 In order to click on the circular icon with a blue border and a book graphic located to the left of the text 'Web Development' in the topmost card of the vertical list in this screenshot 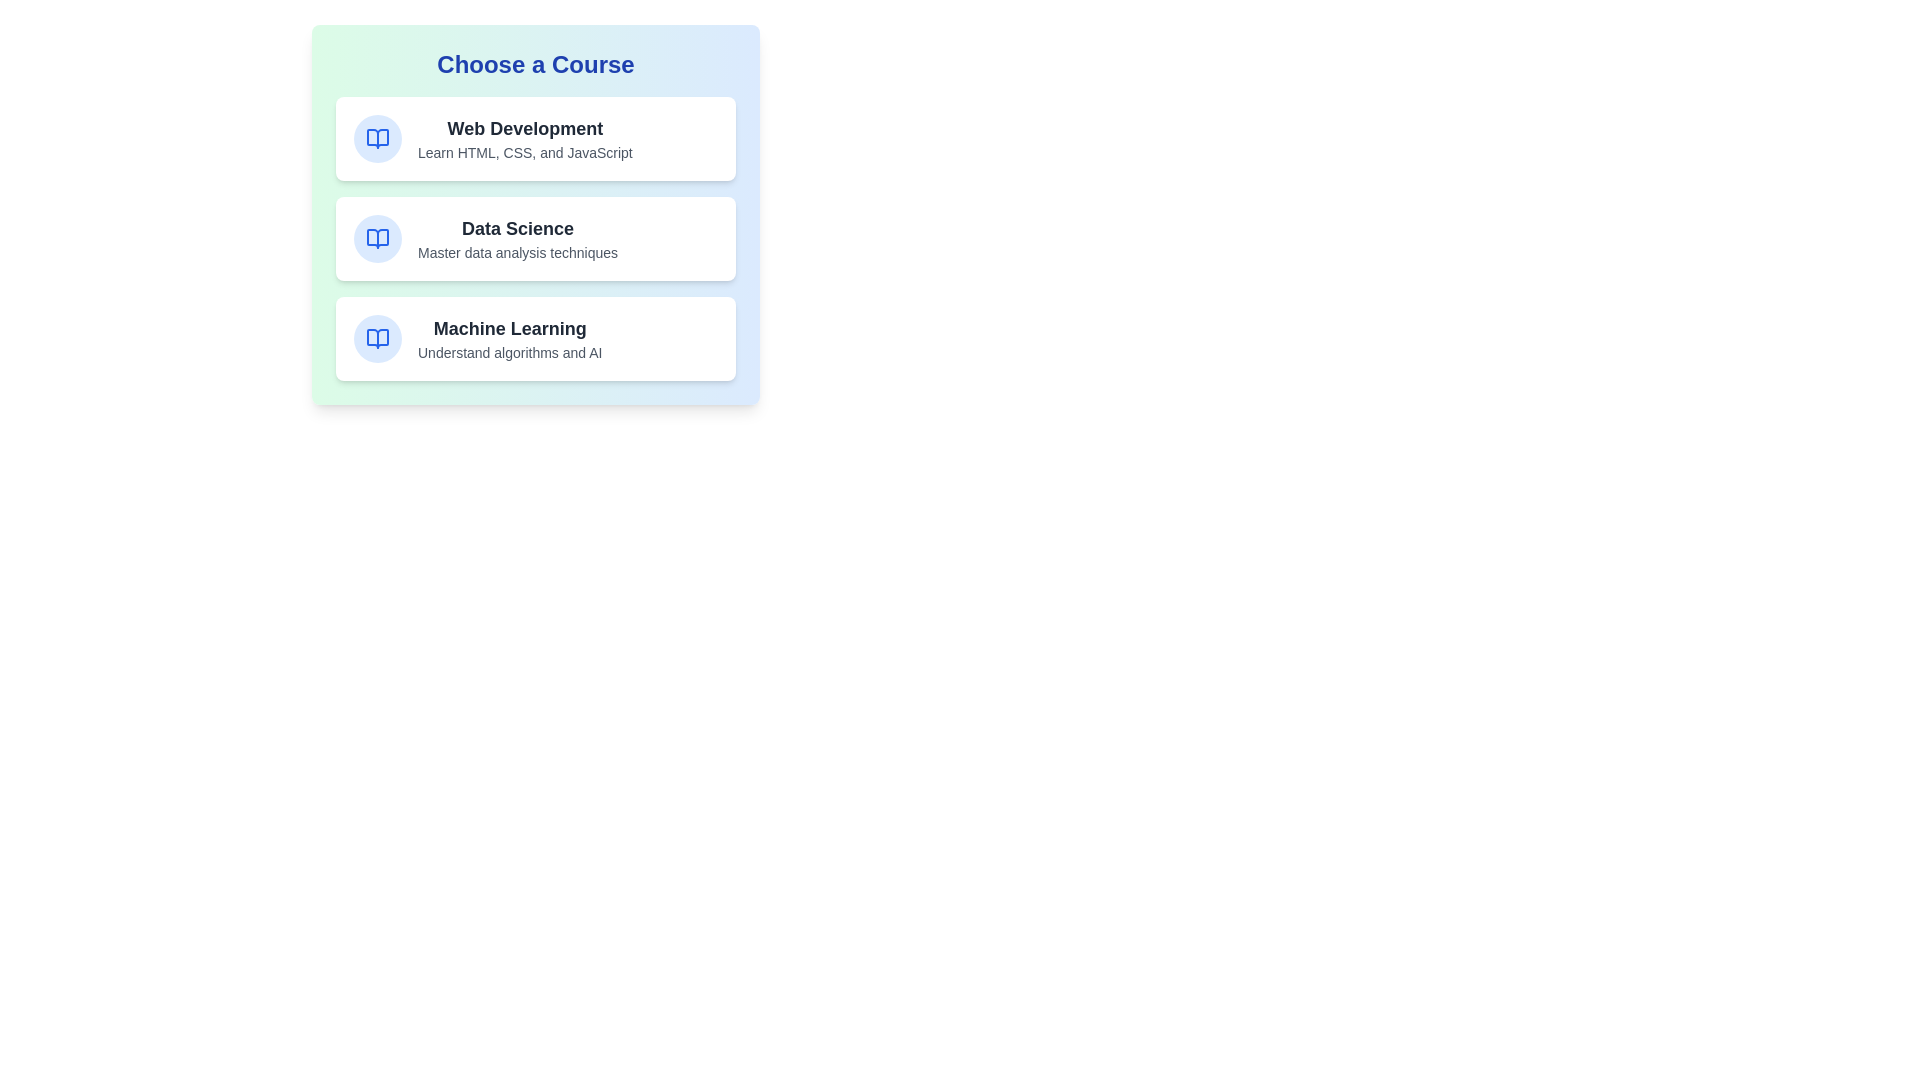, I will do `click(378, 137)`.